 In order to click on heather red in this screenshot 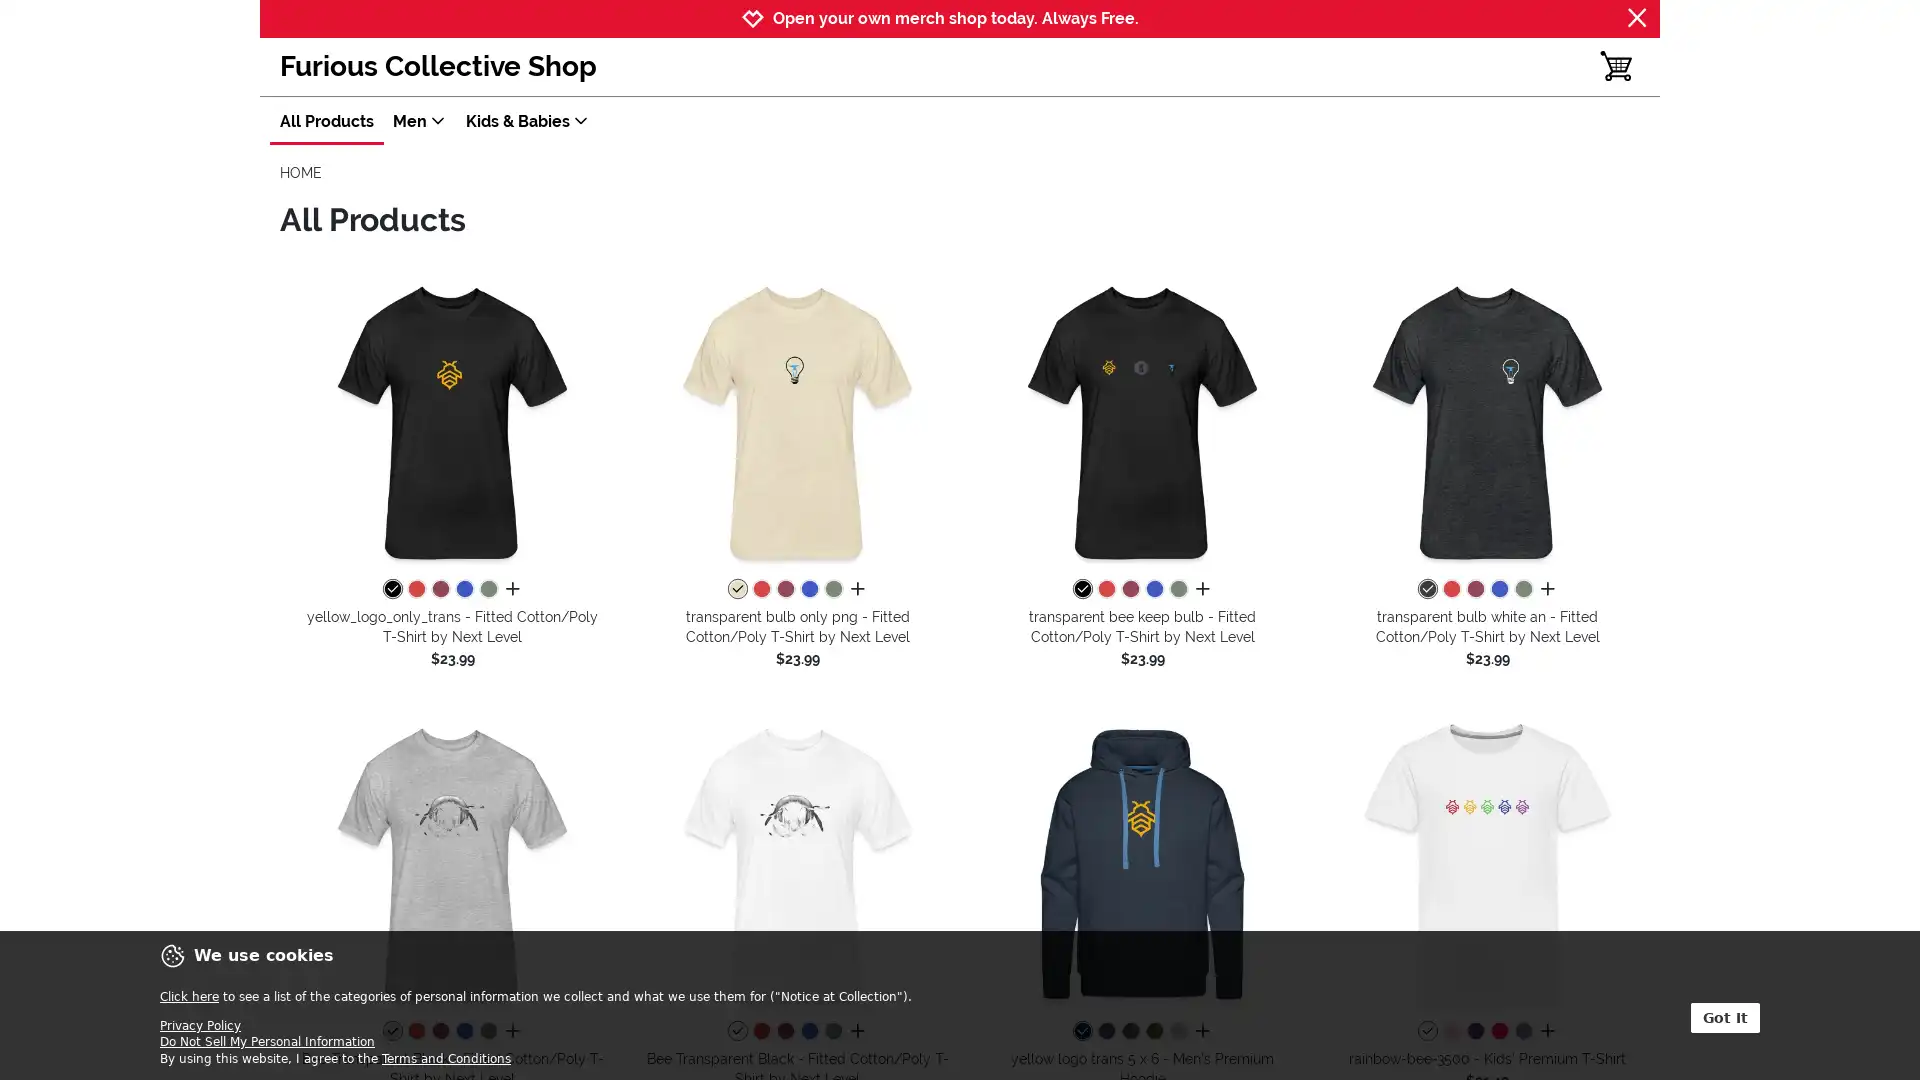, I will do `click(1450, 589)`.